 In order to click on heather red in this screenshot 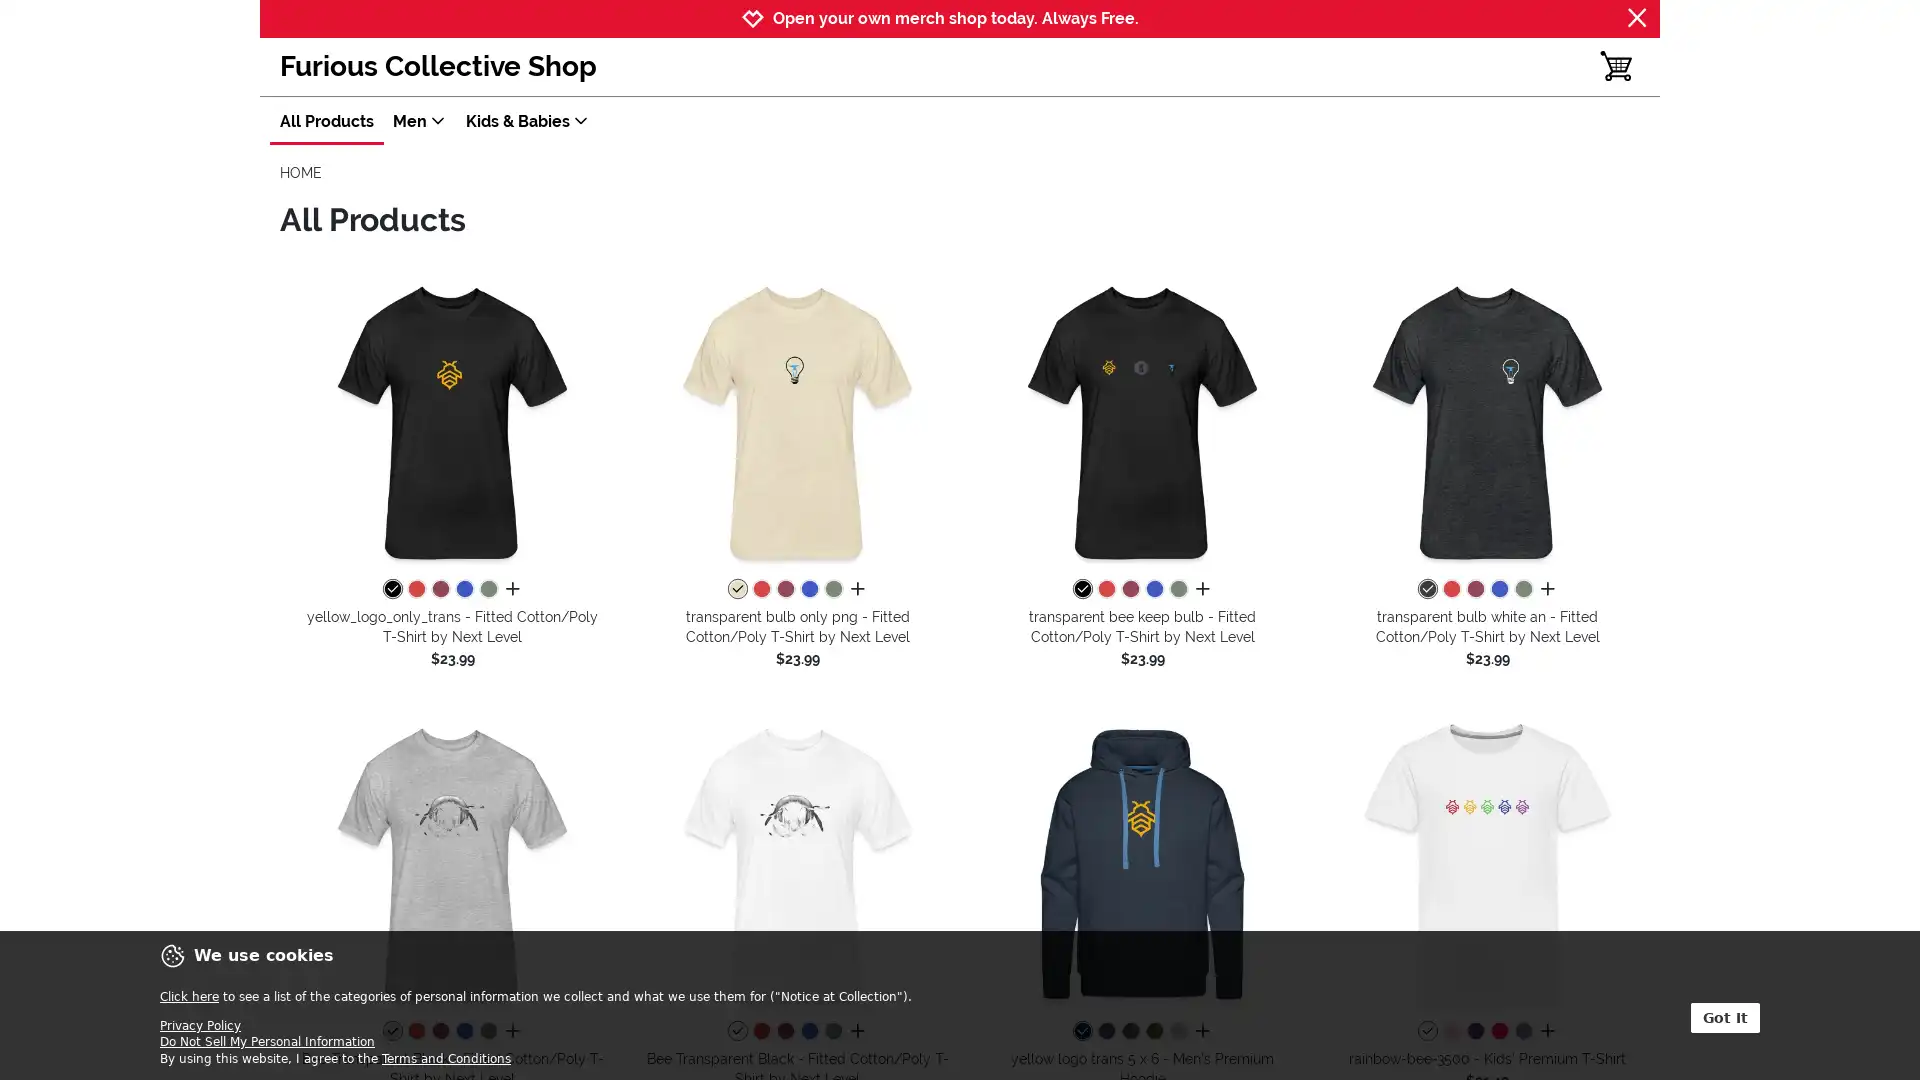, I will do `click(1450, 589)`.